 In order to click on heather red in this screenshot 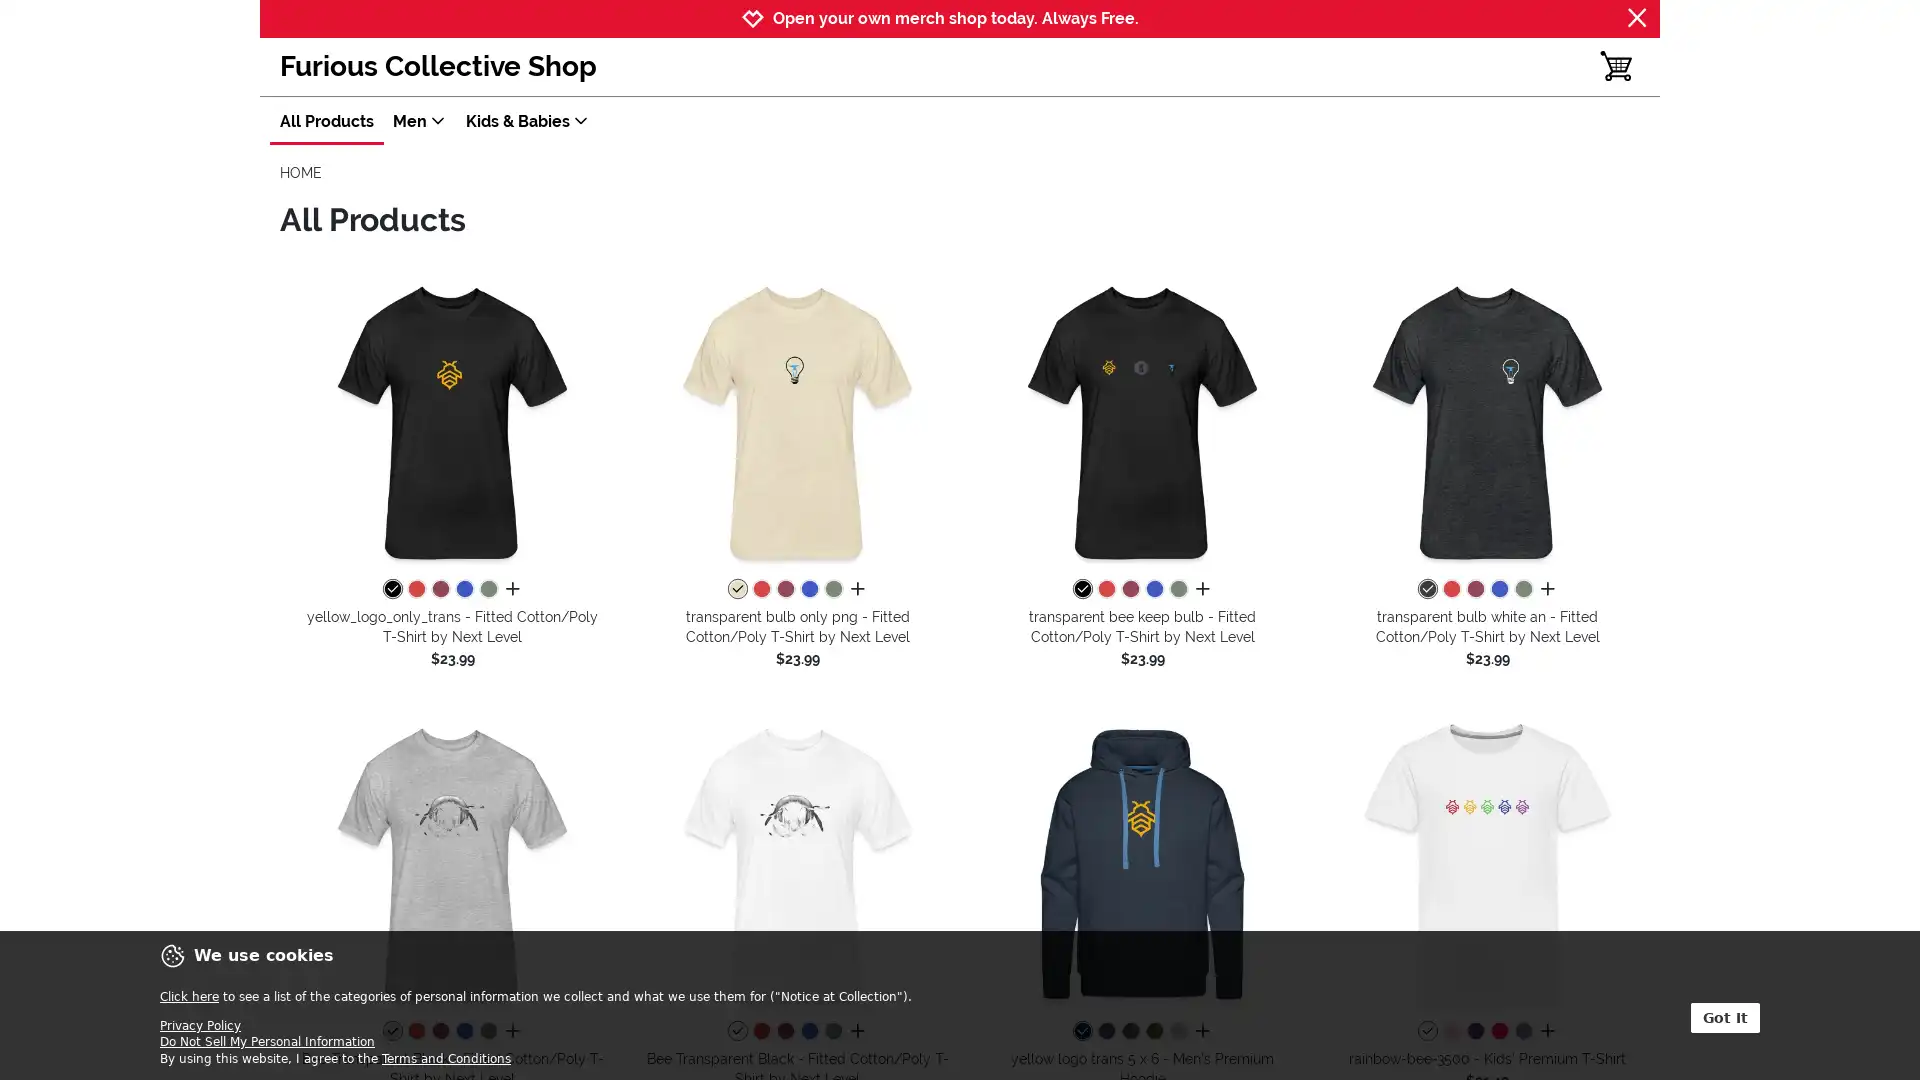, I will do `click(1450, 589)`.